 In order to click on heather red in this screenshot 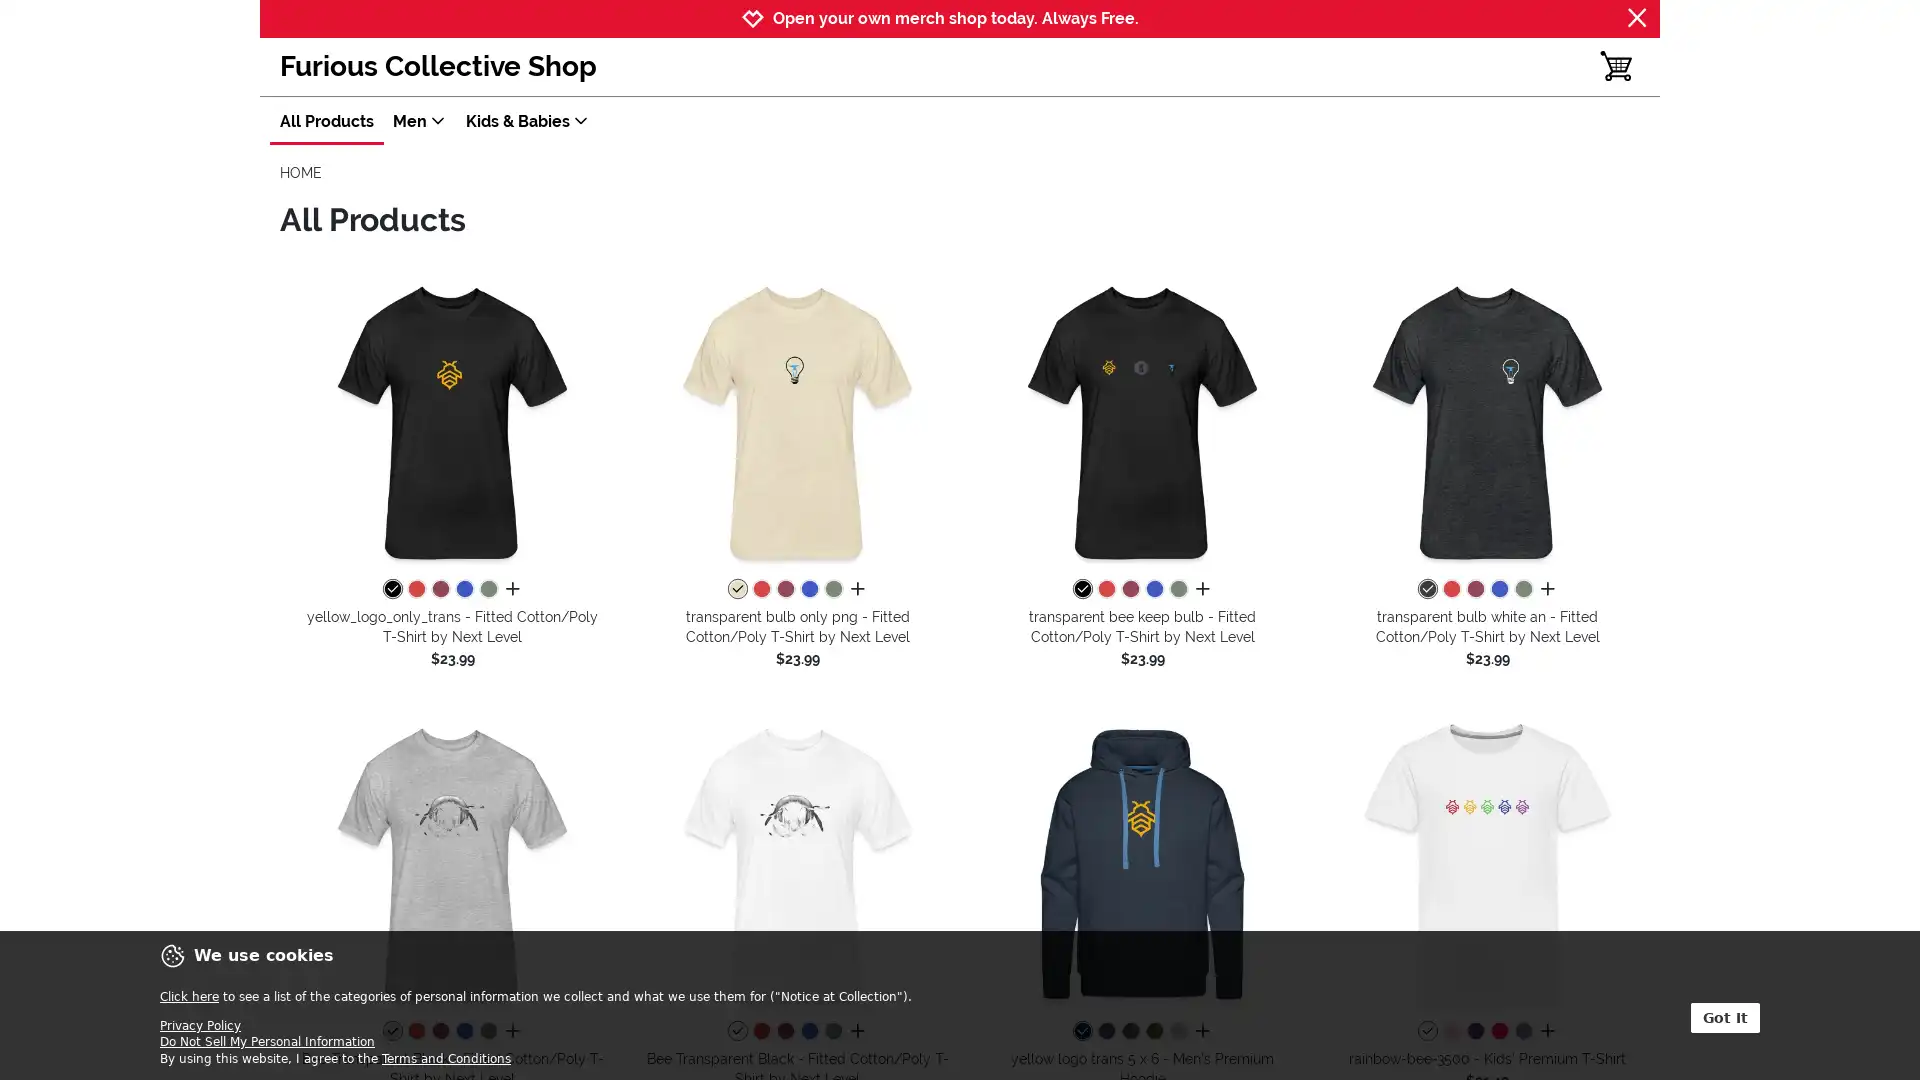, I will do `click(1450, 589)`.